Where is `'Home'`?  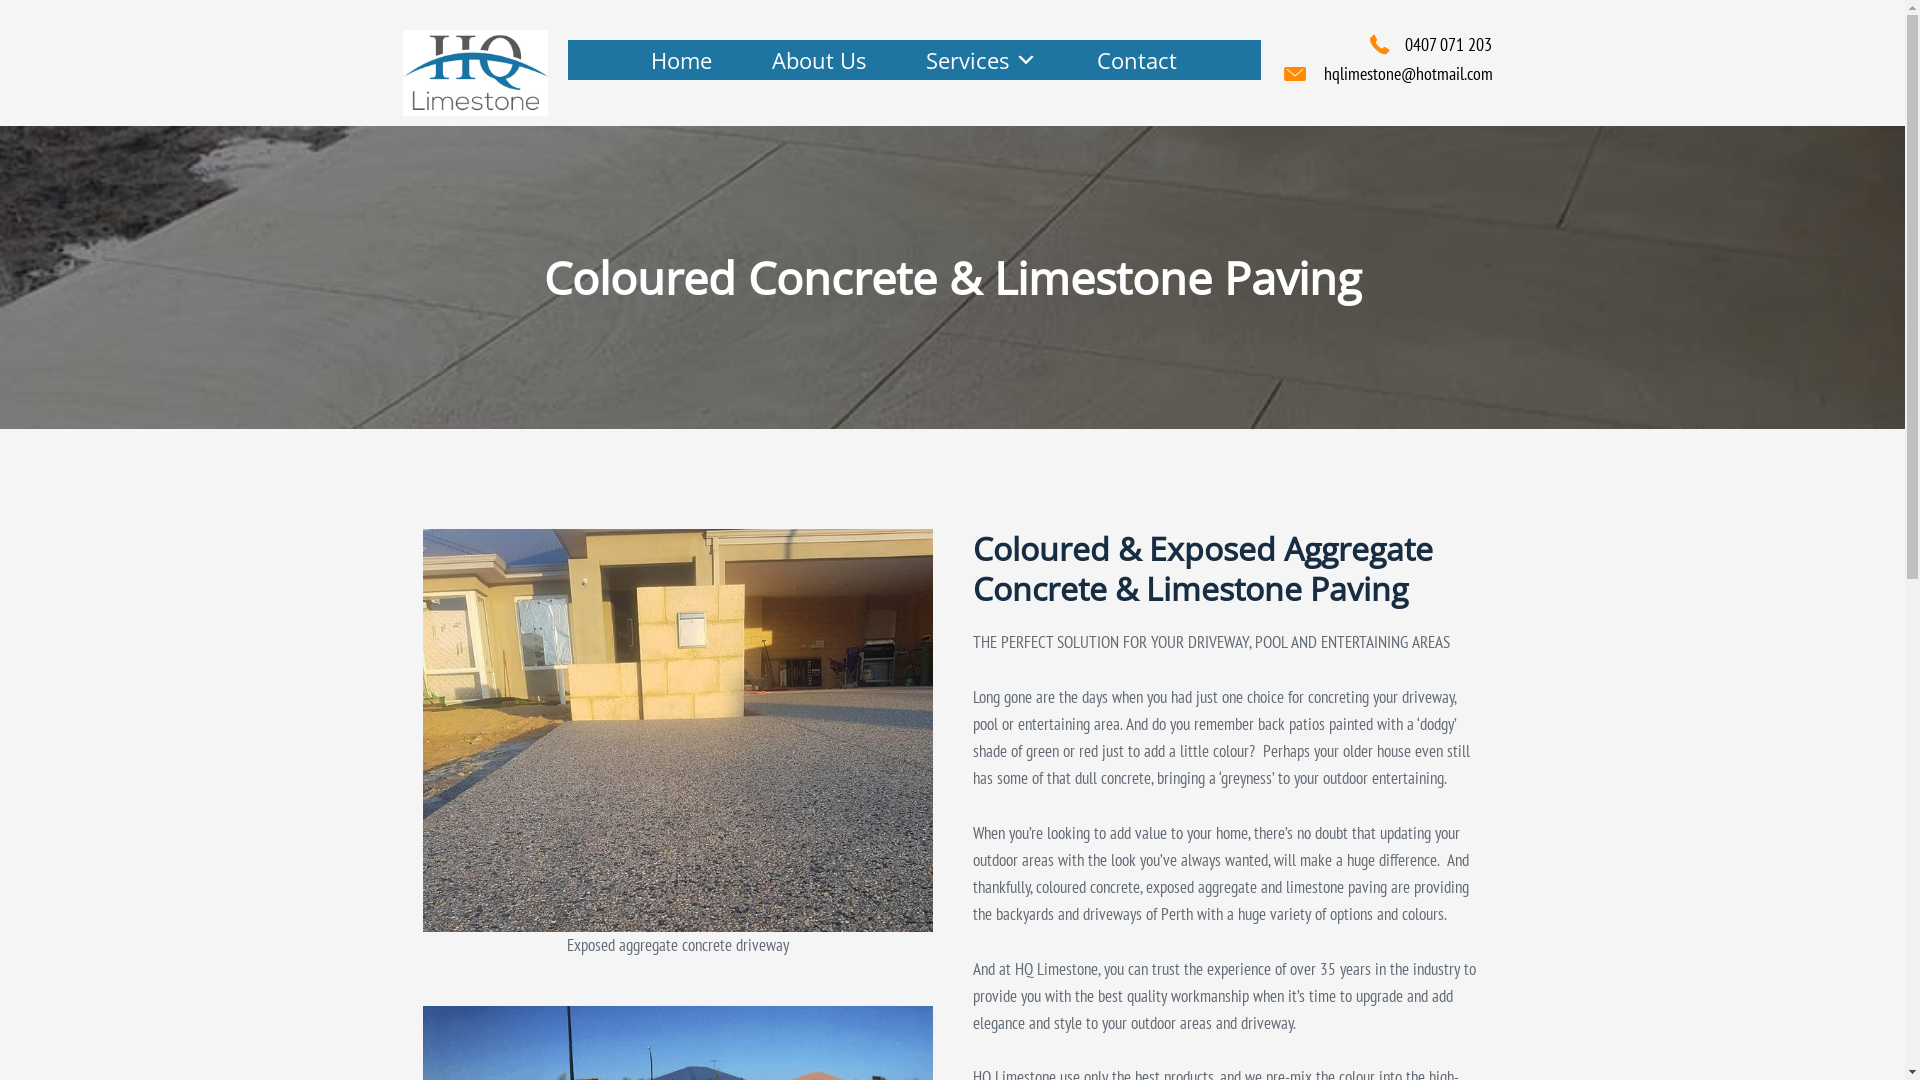
'Home' is located at coordinates (681, 59).